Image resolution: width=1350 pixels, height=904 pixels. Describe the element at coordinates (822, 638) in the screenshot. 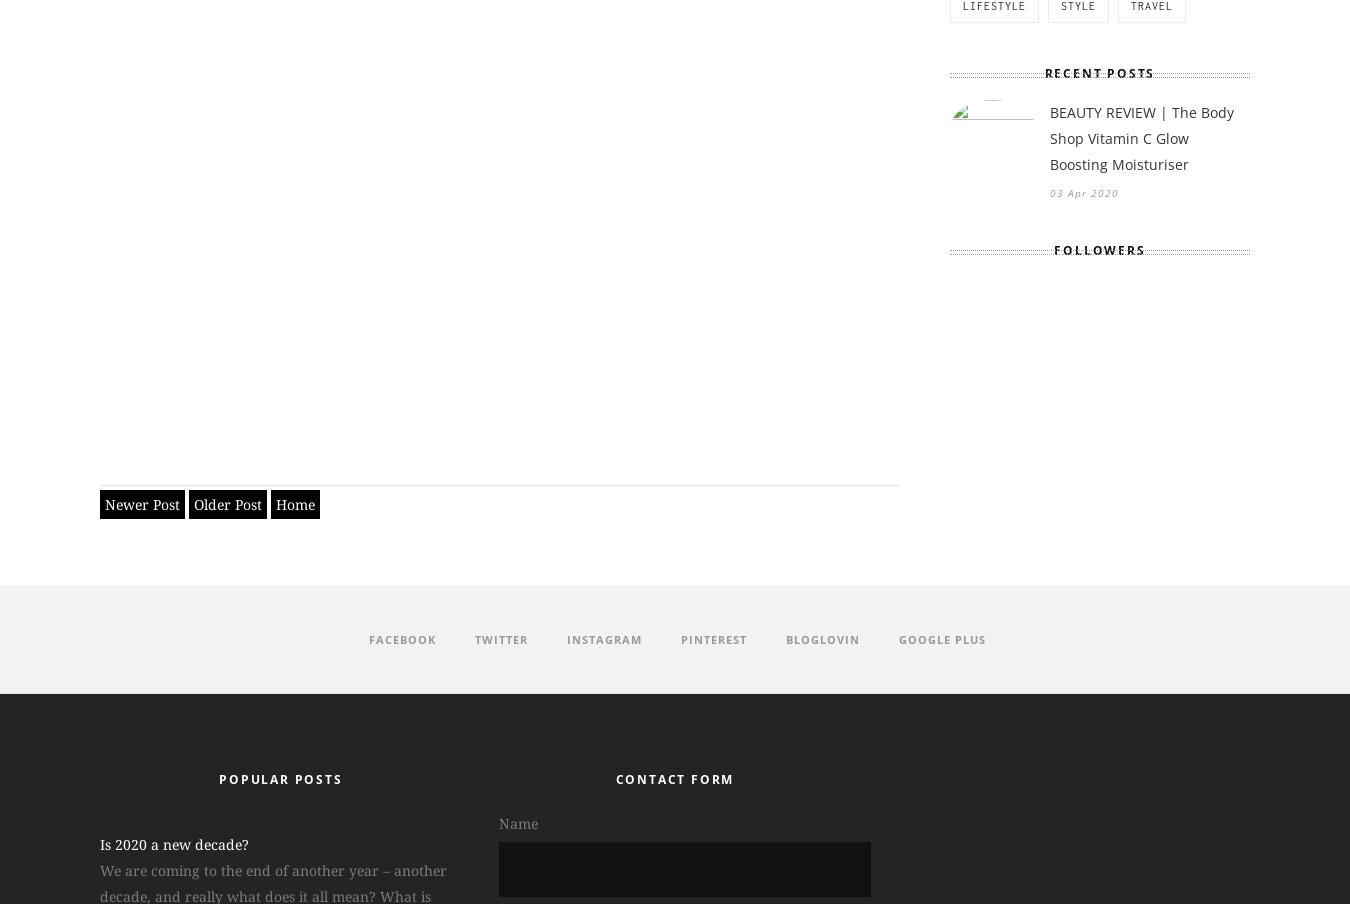

I see `'Bloglovin'` at that location.